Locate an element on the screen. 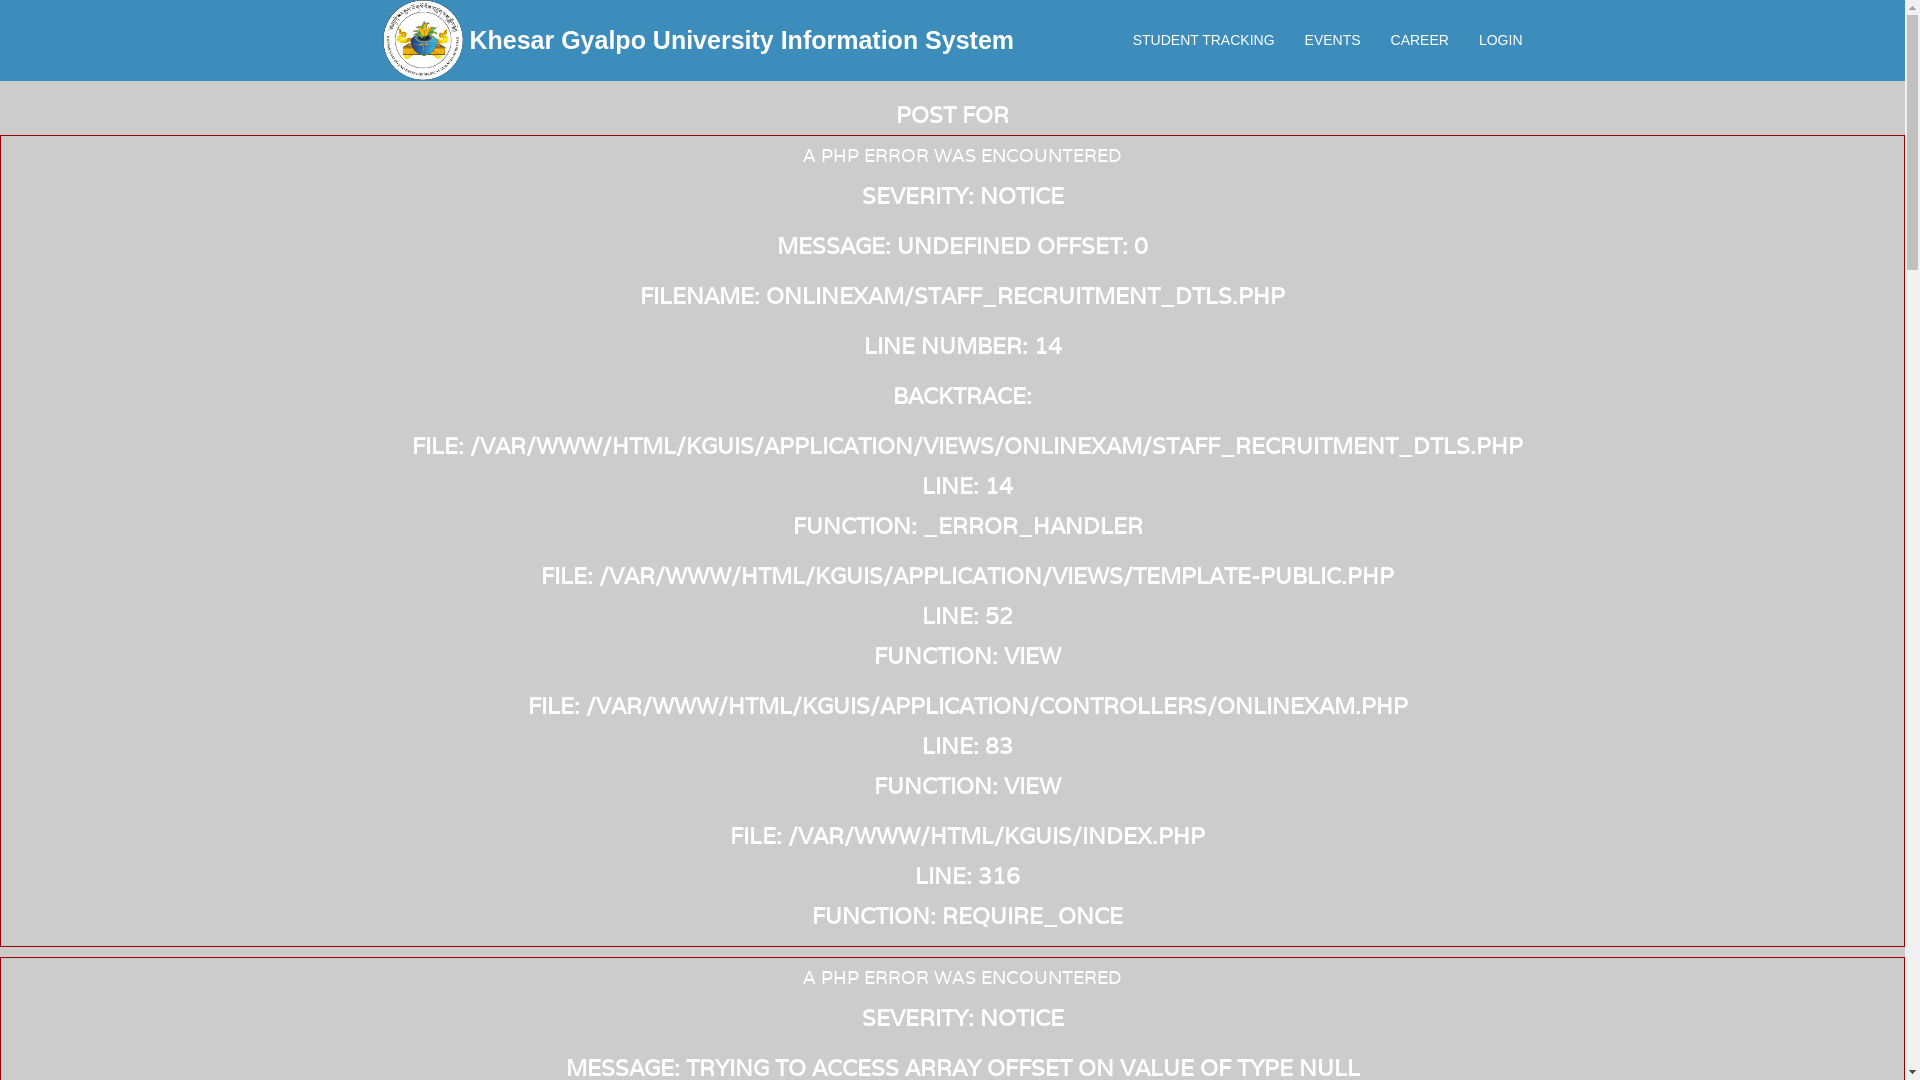 Image resolution: width=1920 pixels, height=1080 pixels. 'STUDENT TRACKING' is located at coordinates (1117, 39).